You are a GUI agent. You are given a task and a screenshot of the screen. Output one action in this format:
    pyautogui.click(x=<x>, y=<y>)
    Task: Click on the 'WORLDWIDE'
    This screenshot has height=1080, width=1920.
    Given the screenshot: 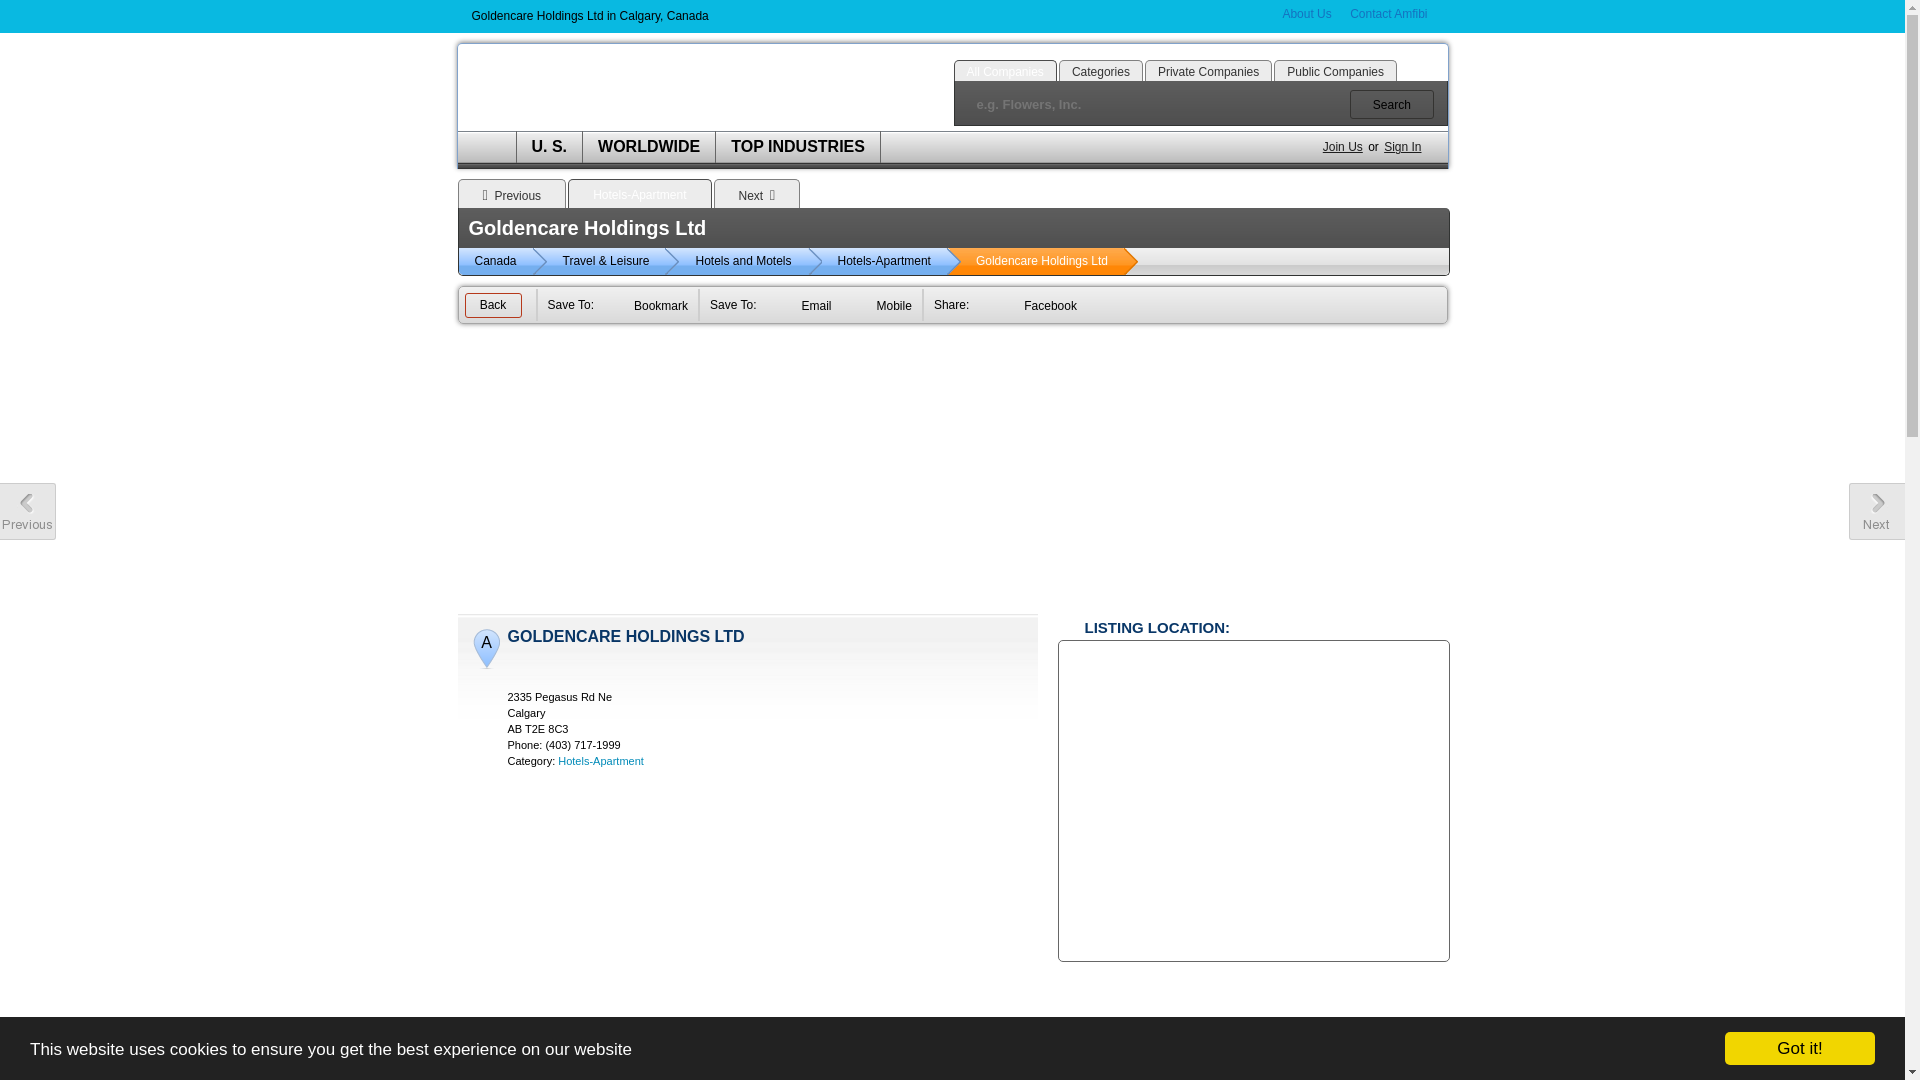 What is the action you would take?
    pyautogui.click(x=648, y=145)
    